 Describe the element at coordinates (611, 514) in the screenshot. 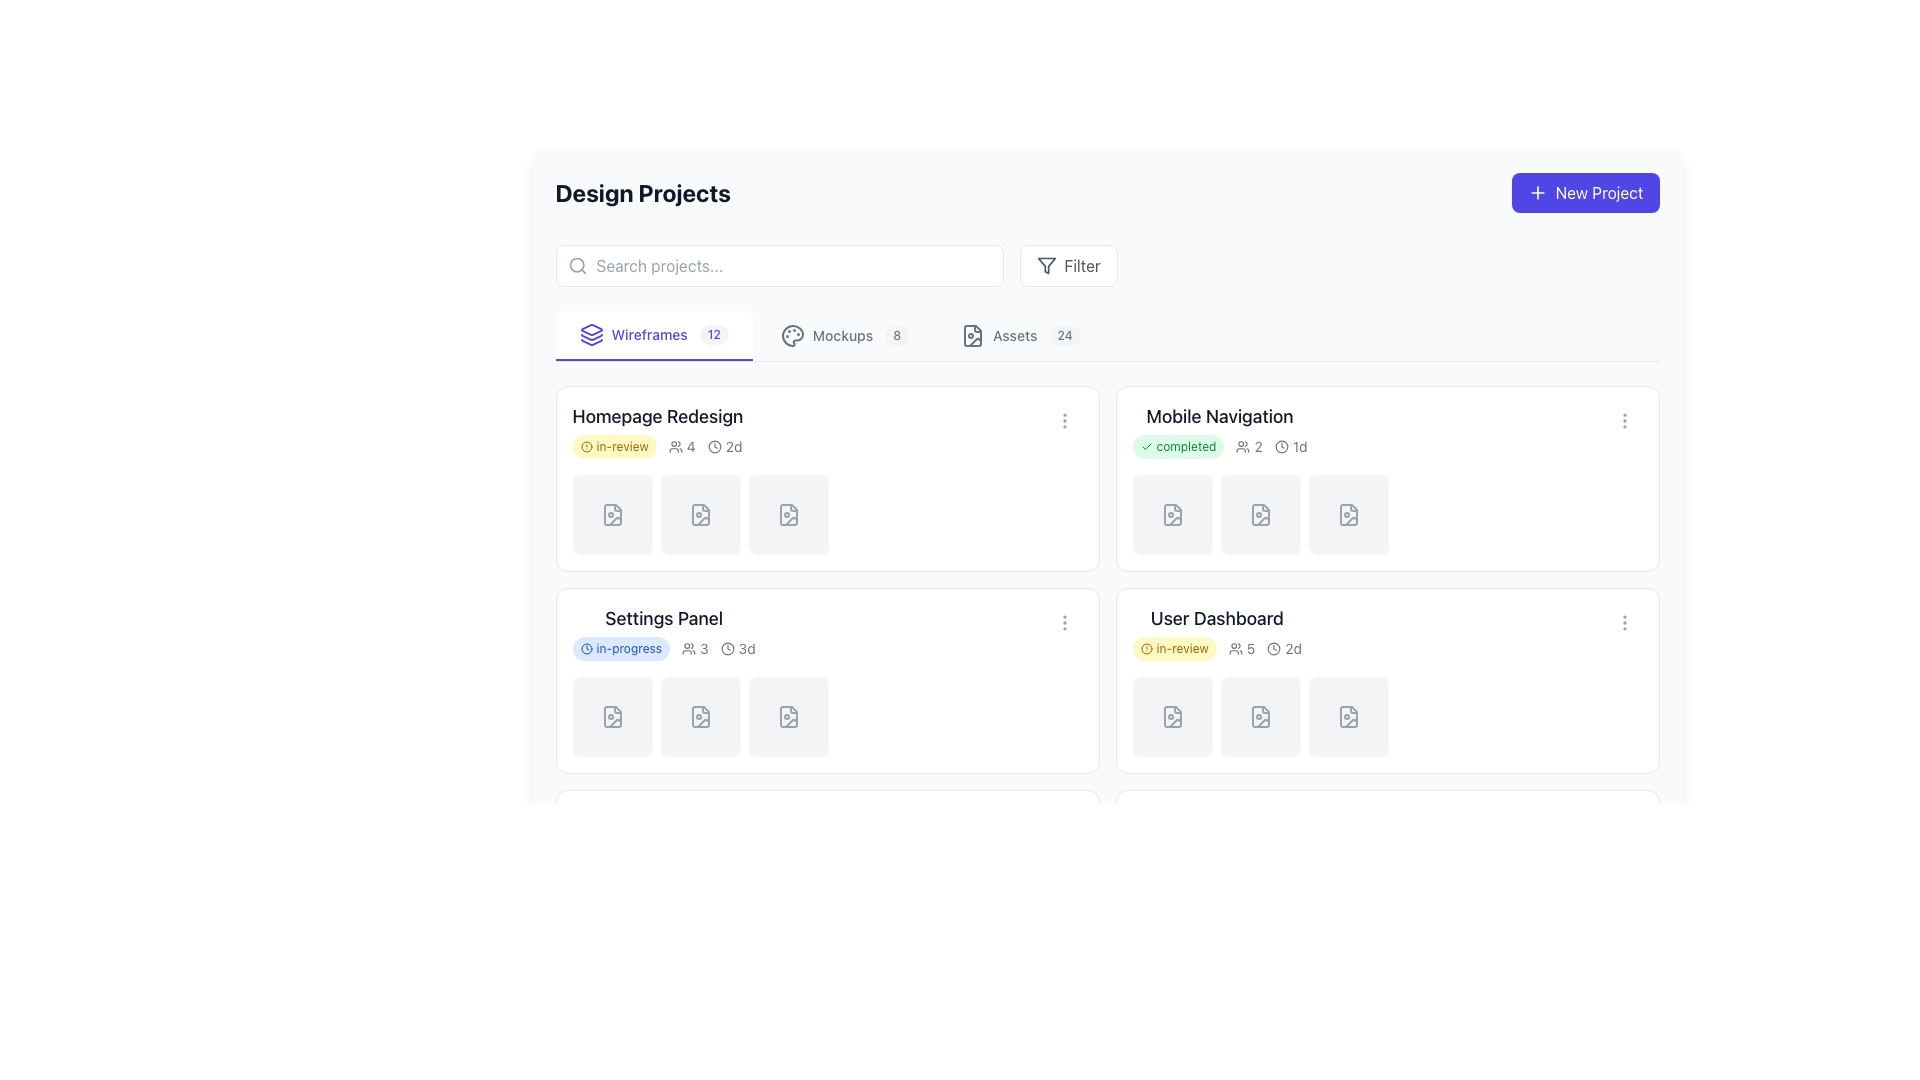

I see `the square-shaped icon with a light gray background and a document outline with an image symbol inside, located in the 'Homepage Redesign' section of the 'Design Projects' interface` at that location.